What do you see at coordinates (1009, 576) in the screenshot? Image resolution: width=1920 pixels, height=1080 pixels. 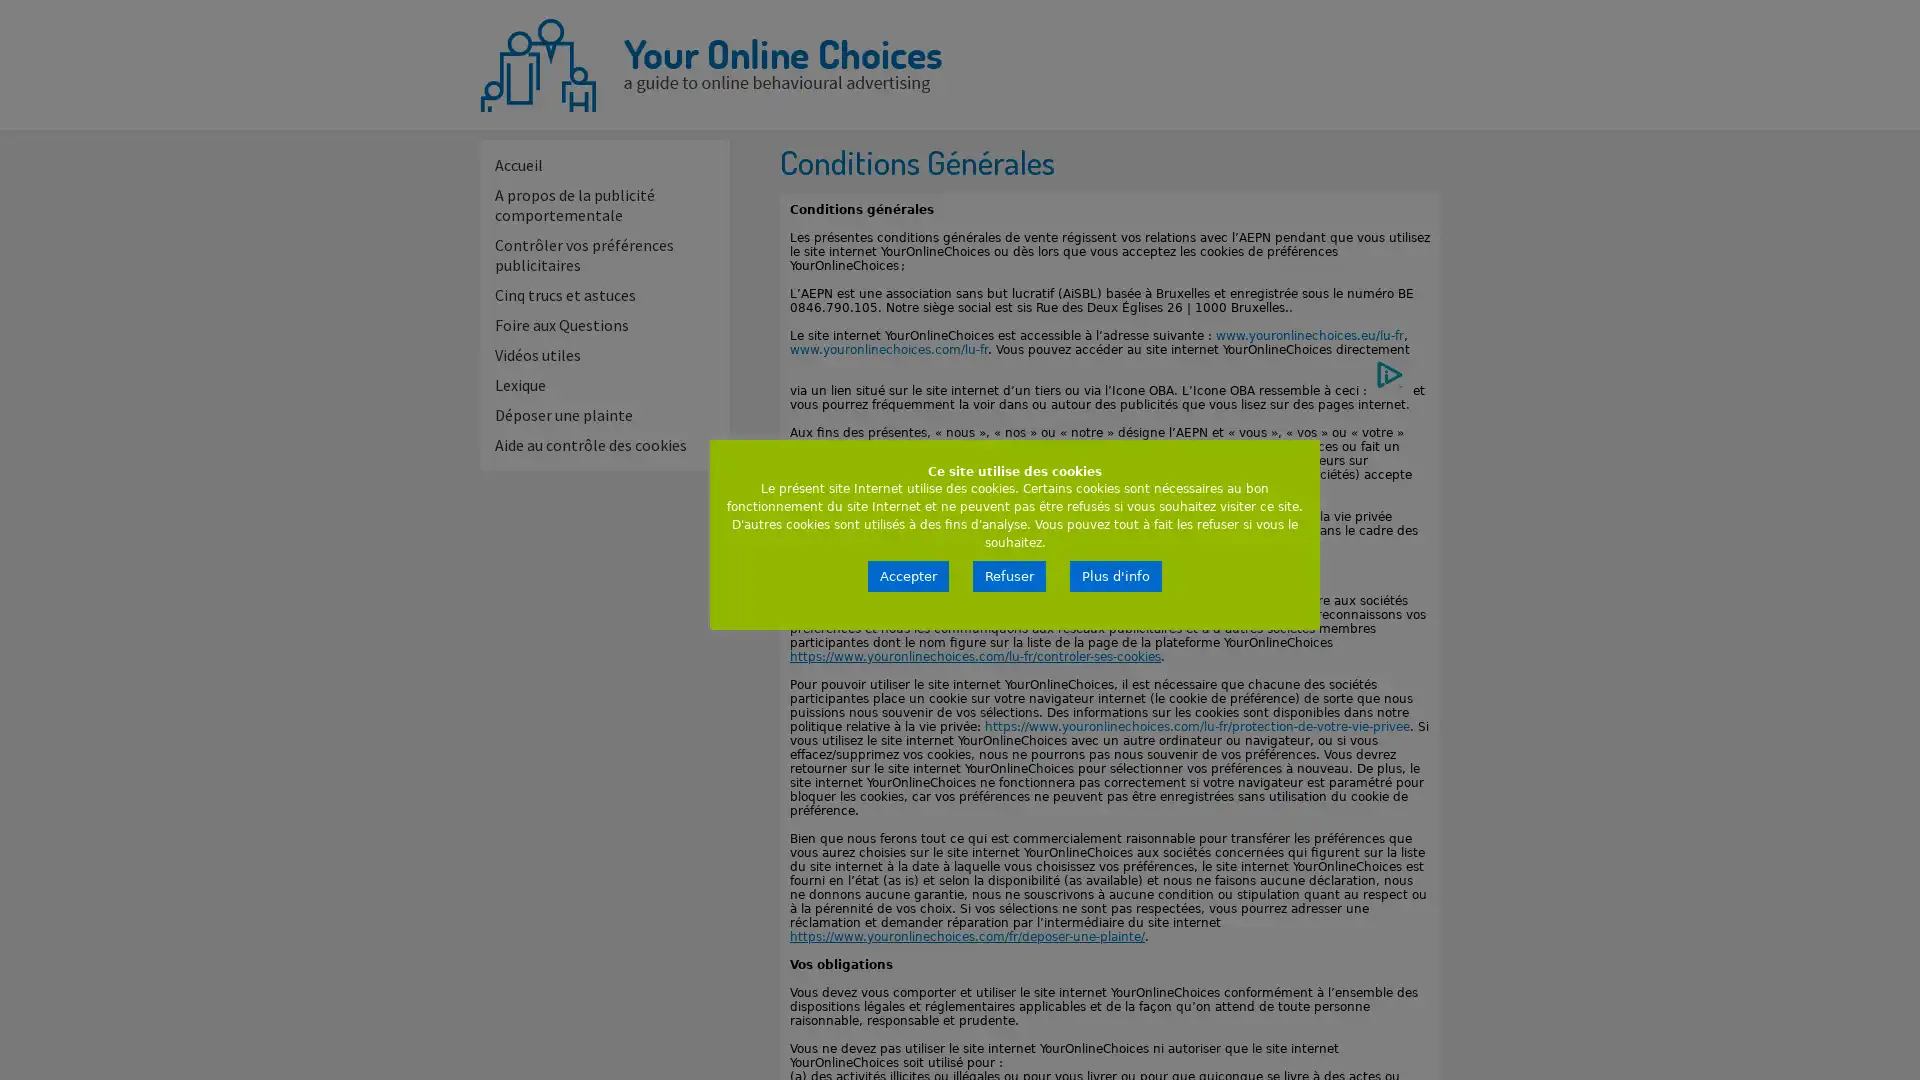 I see `Refuser` at bounding box center [1009, 576].